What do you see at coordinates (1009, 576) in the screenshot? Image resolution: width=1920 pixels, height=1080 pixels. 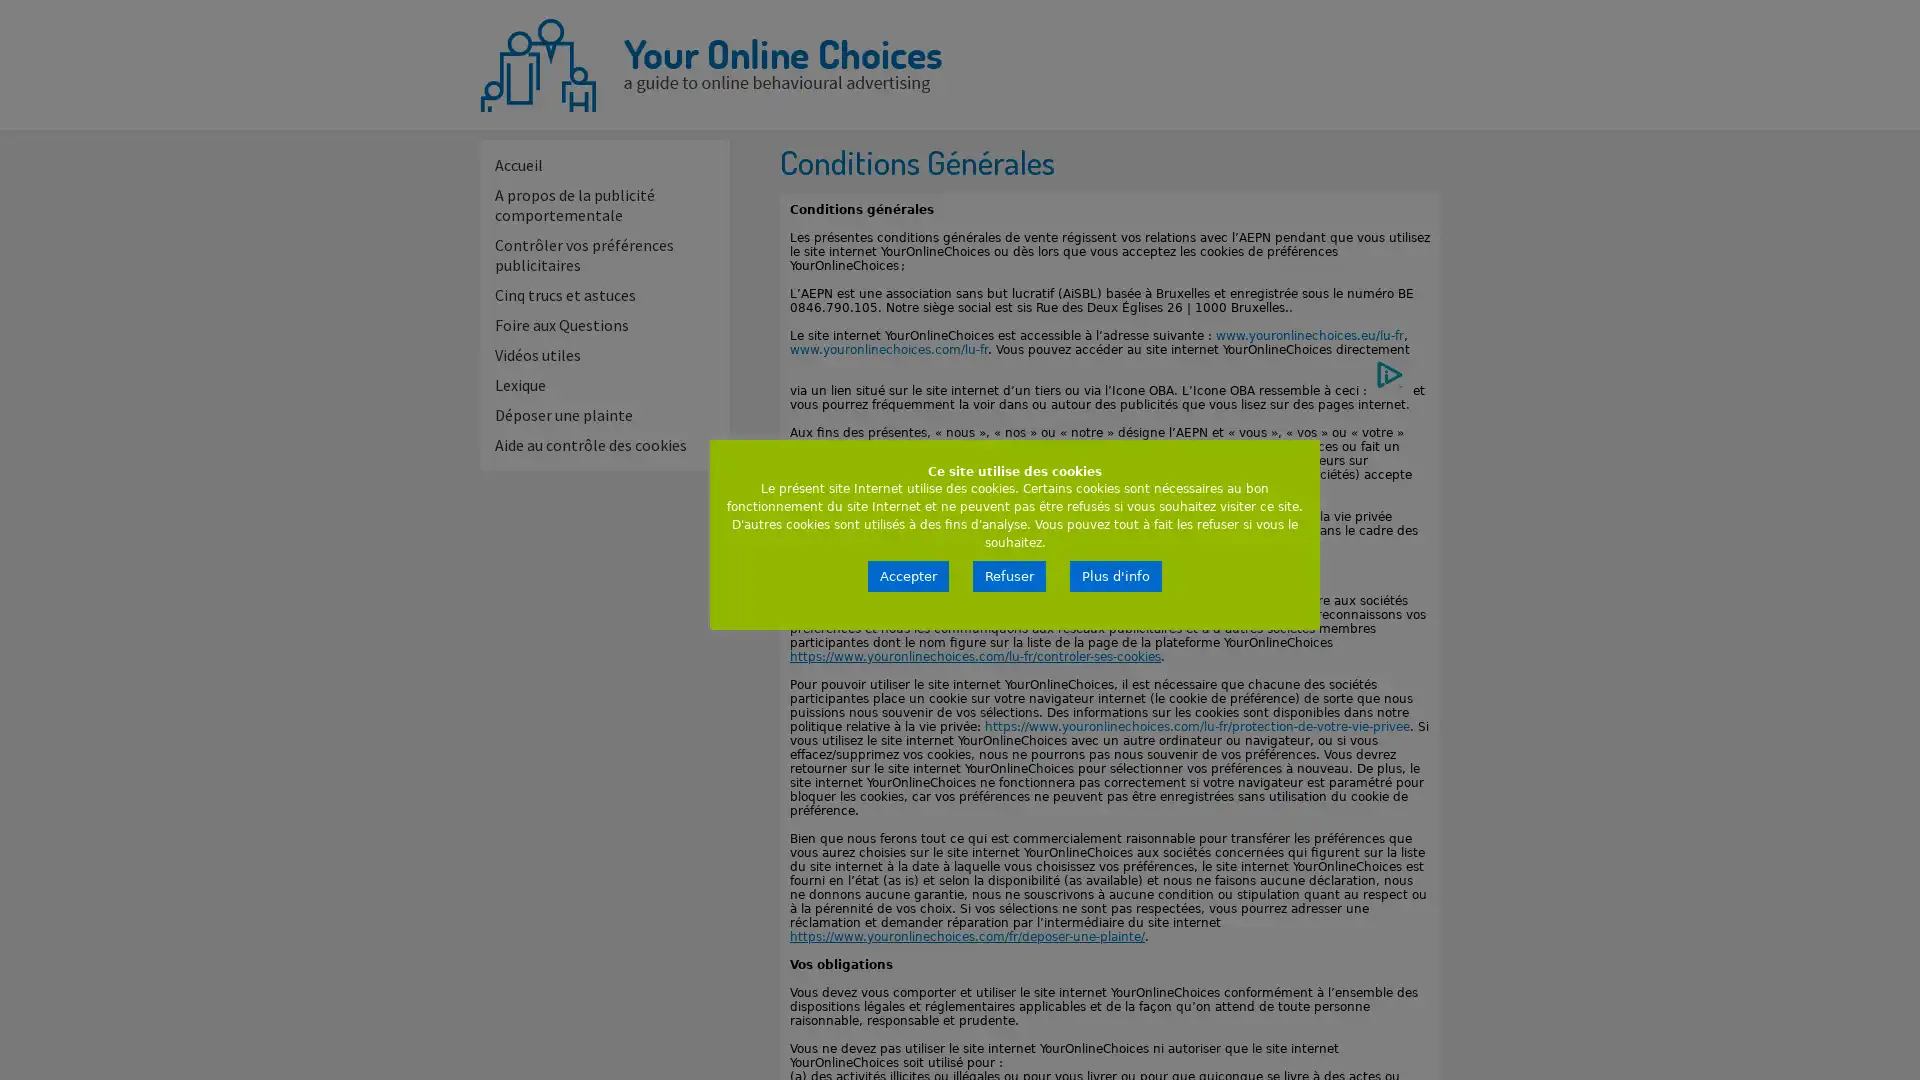 I see `Refuser` at bounding box center [1009, 576].